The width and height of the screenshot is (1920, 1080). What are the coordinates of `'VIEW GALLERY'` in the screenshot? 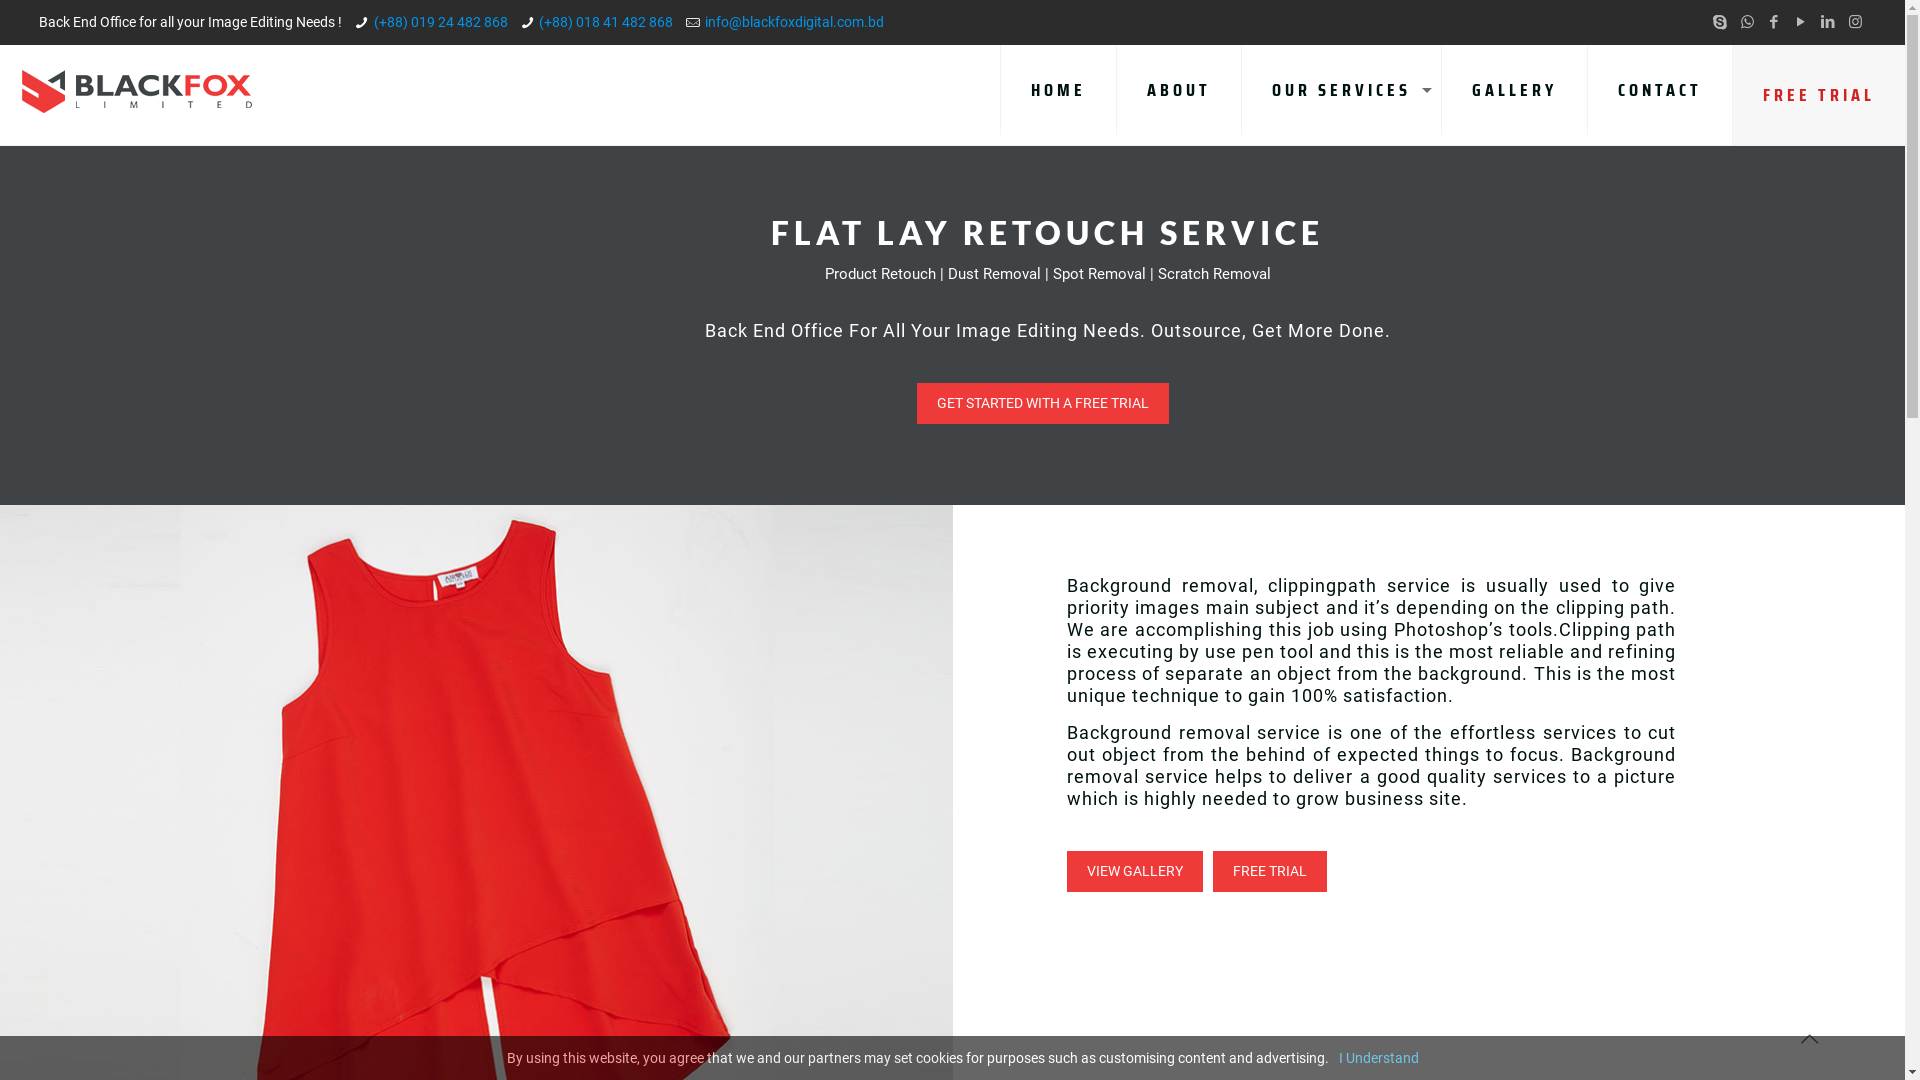 It's located at (1065, 870).